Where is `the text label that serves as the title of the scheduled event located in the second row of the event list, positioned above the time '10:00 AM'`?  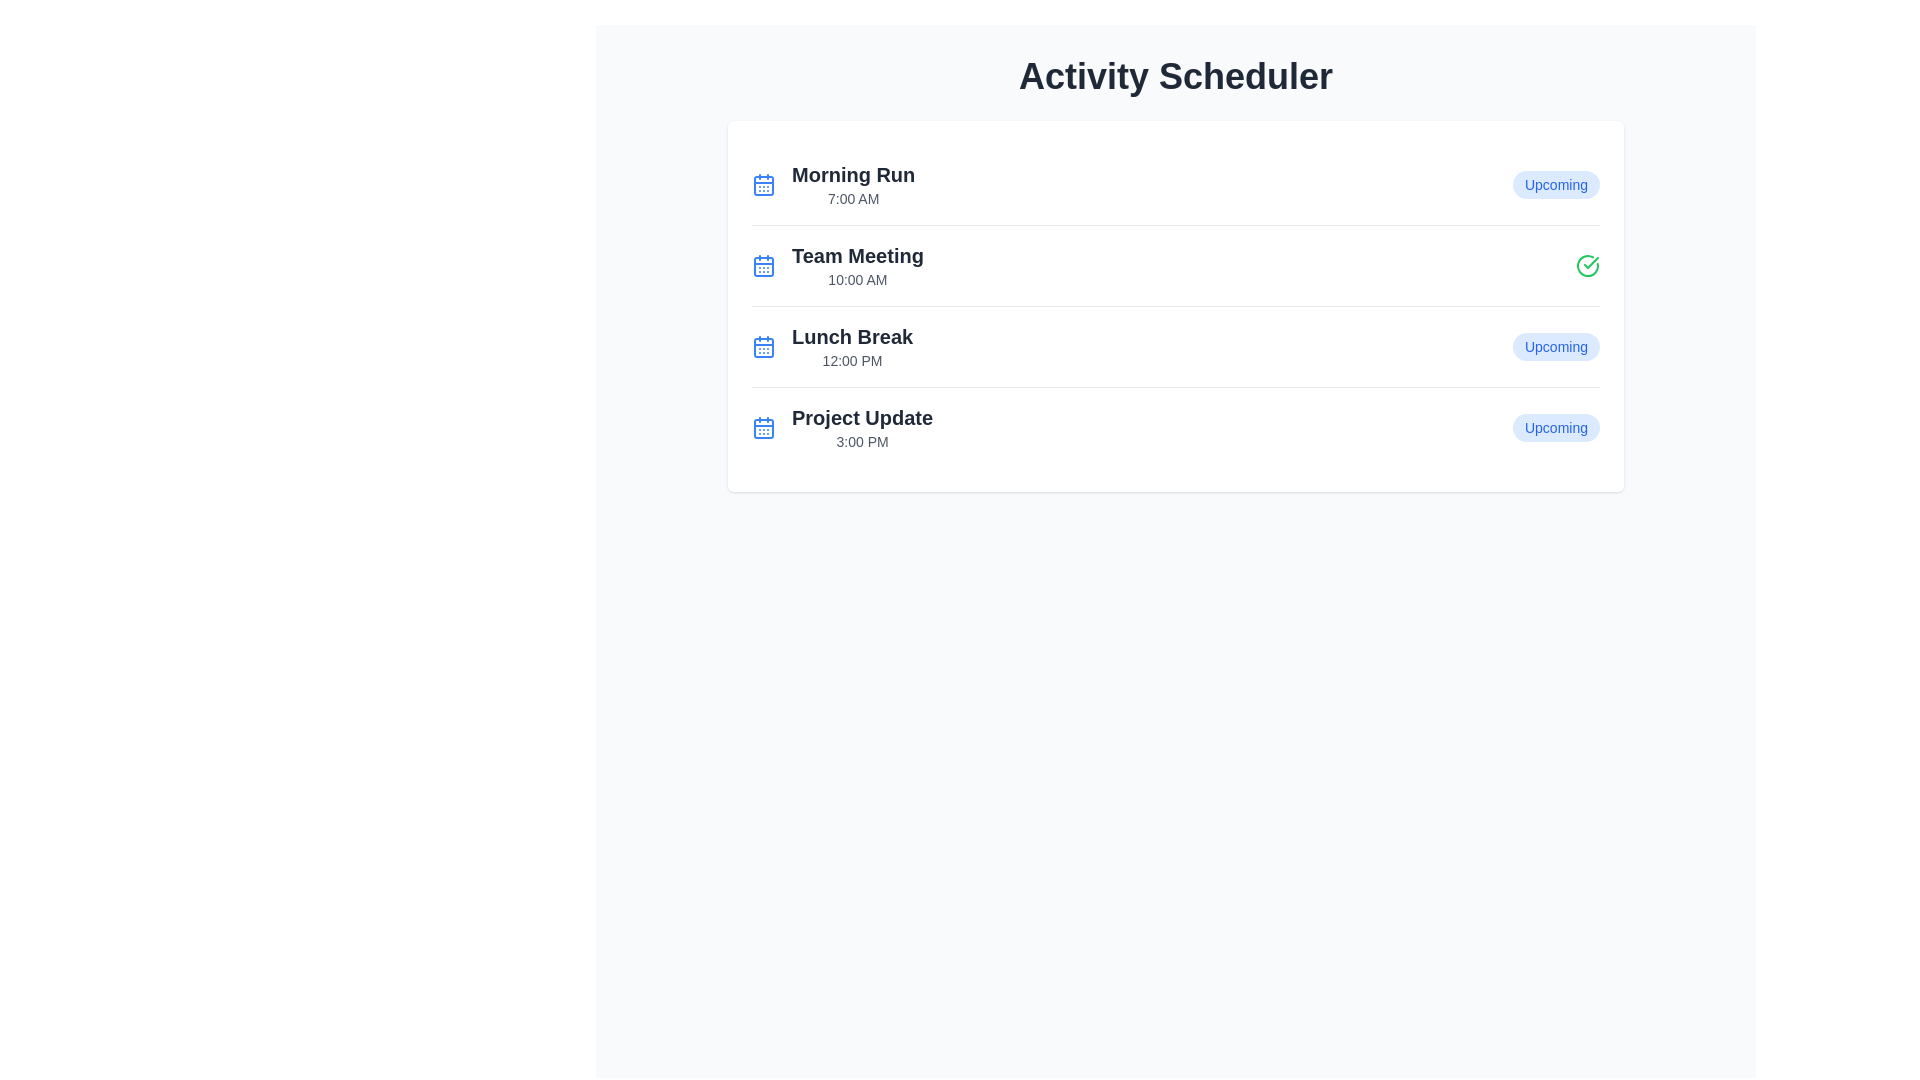
the text label that serves as the title of the scheduled event located in the second row of the event list, positioned above the time '10:00 AM' is located at coordinates (857, 254).